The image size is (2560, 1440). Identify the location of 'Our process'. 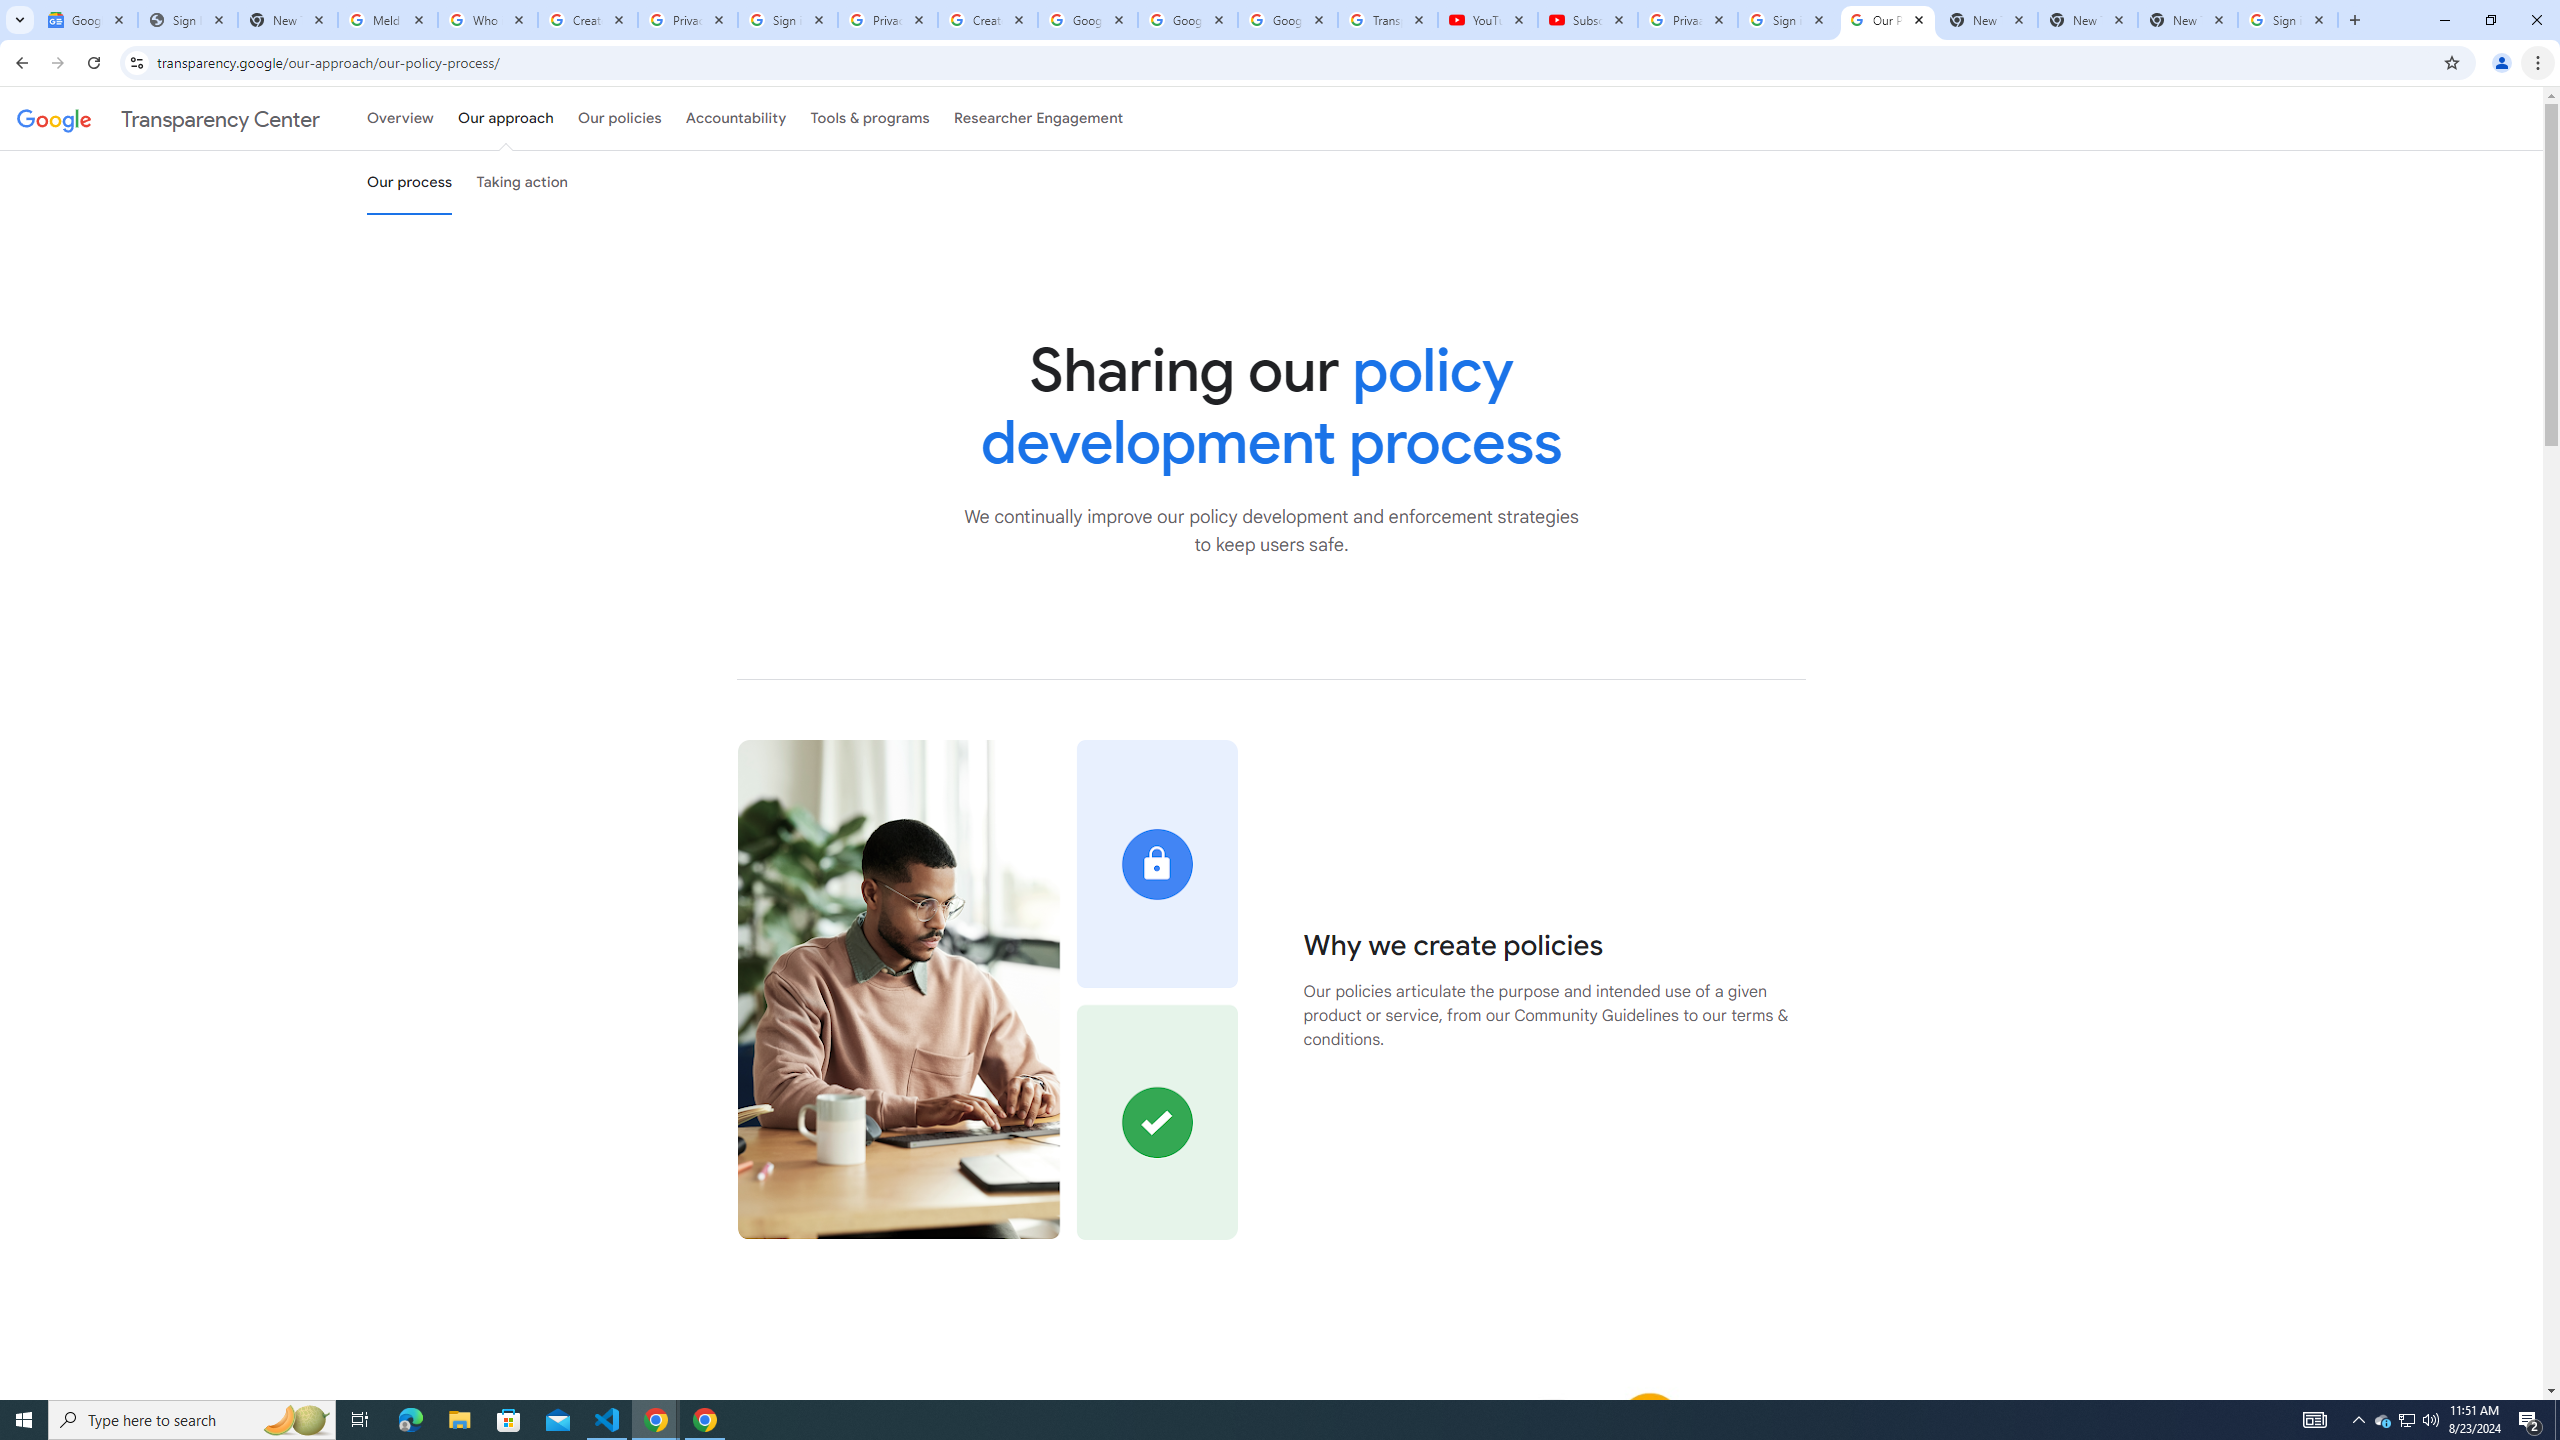
(408, 181).